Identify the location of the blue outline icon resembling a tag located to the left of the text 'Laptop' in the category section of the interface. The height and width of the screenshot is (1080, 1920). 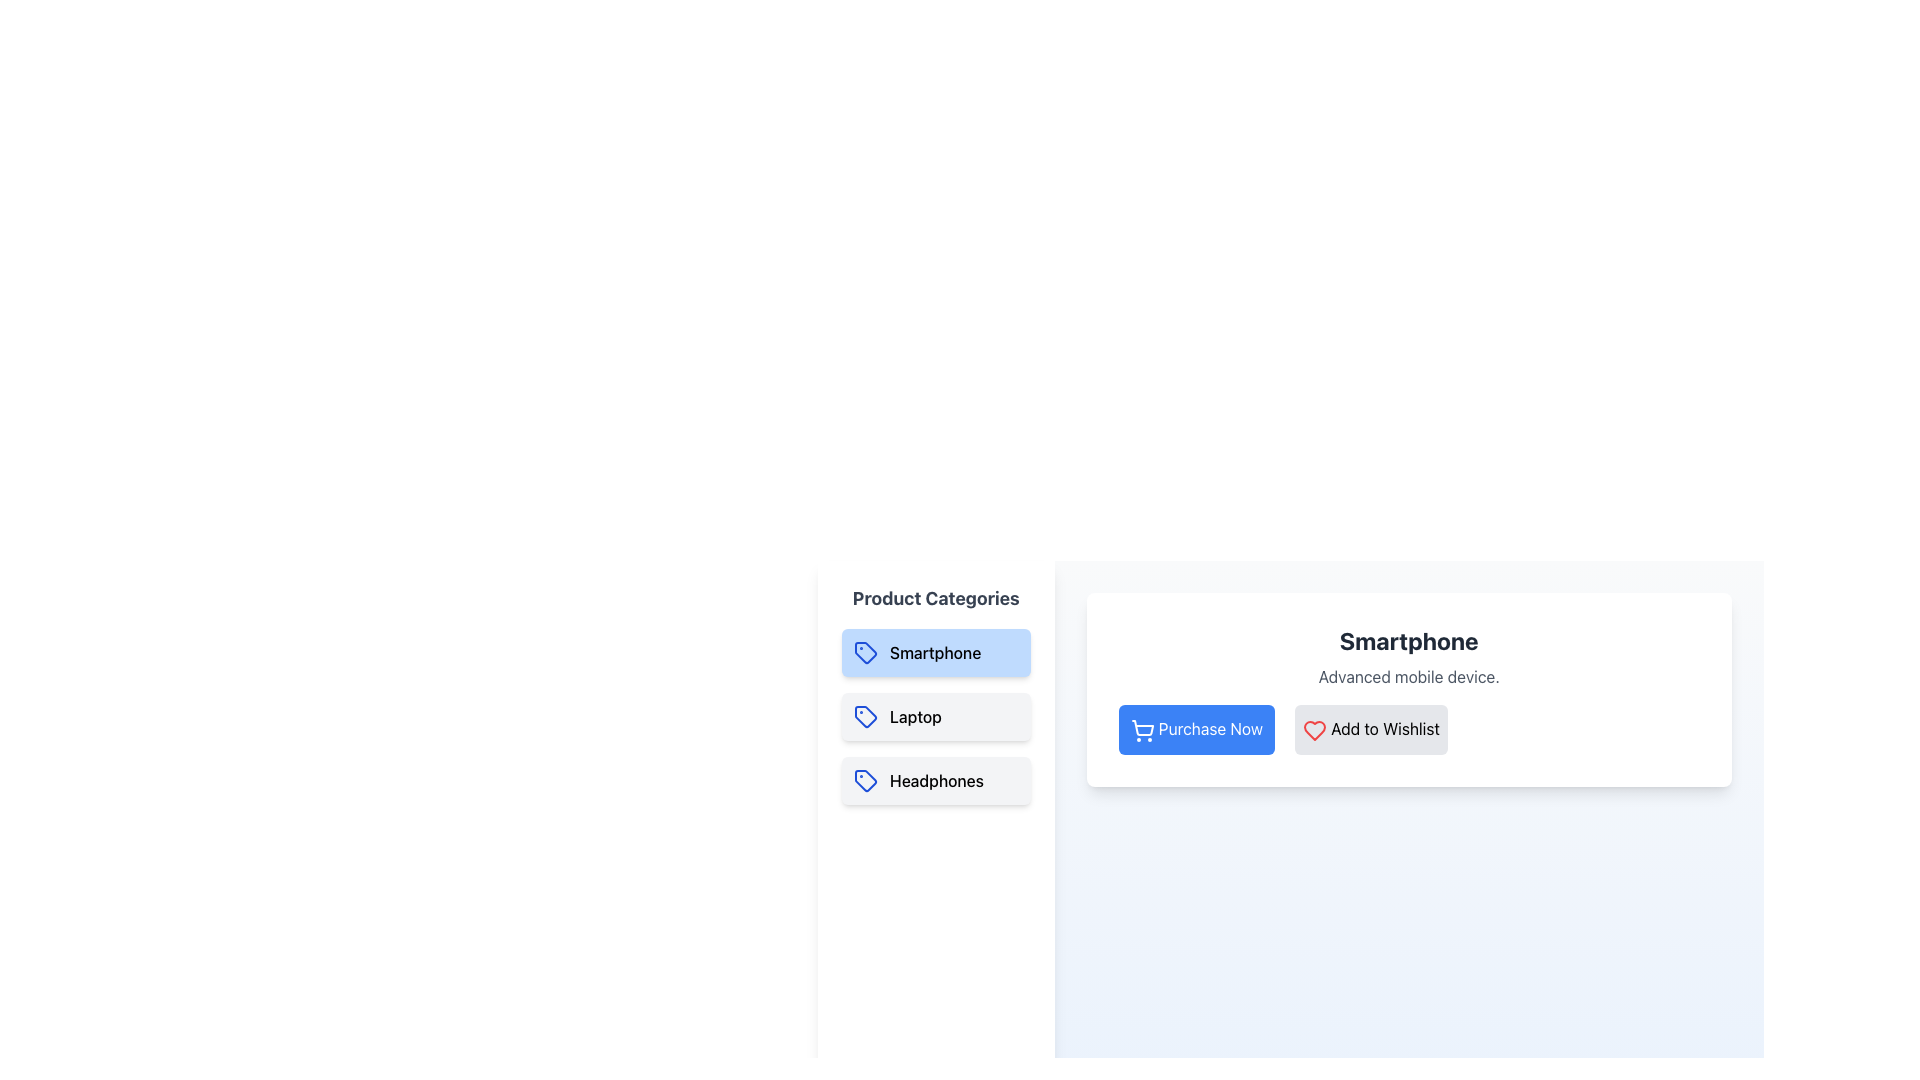
(865, 716).